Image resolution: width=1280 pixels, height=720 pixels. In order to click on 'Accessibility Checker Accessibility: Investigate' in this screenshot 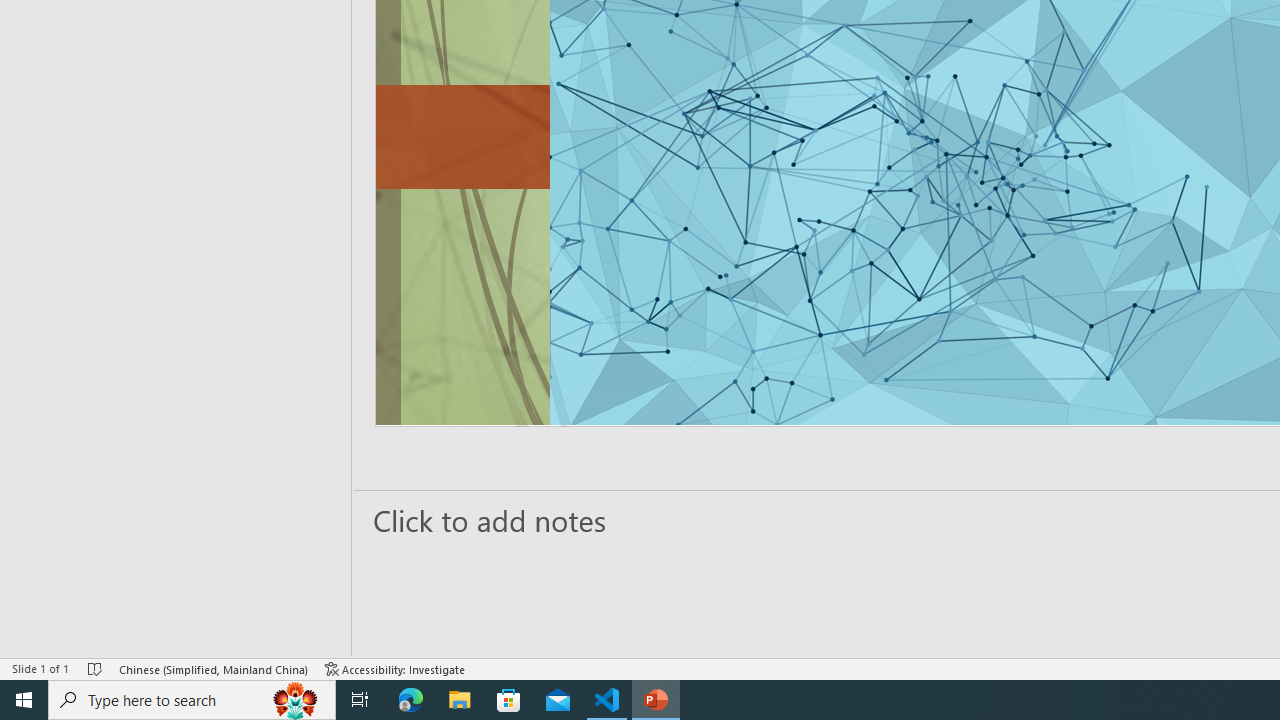, I will do `click(395, 669)`.